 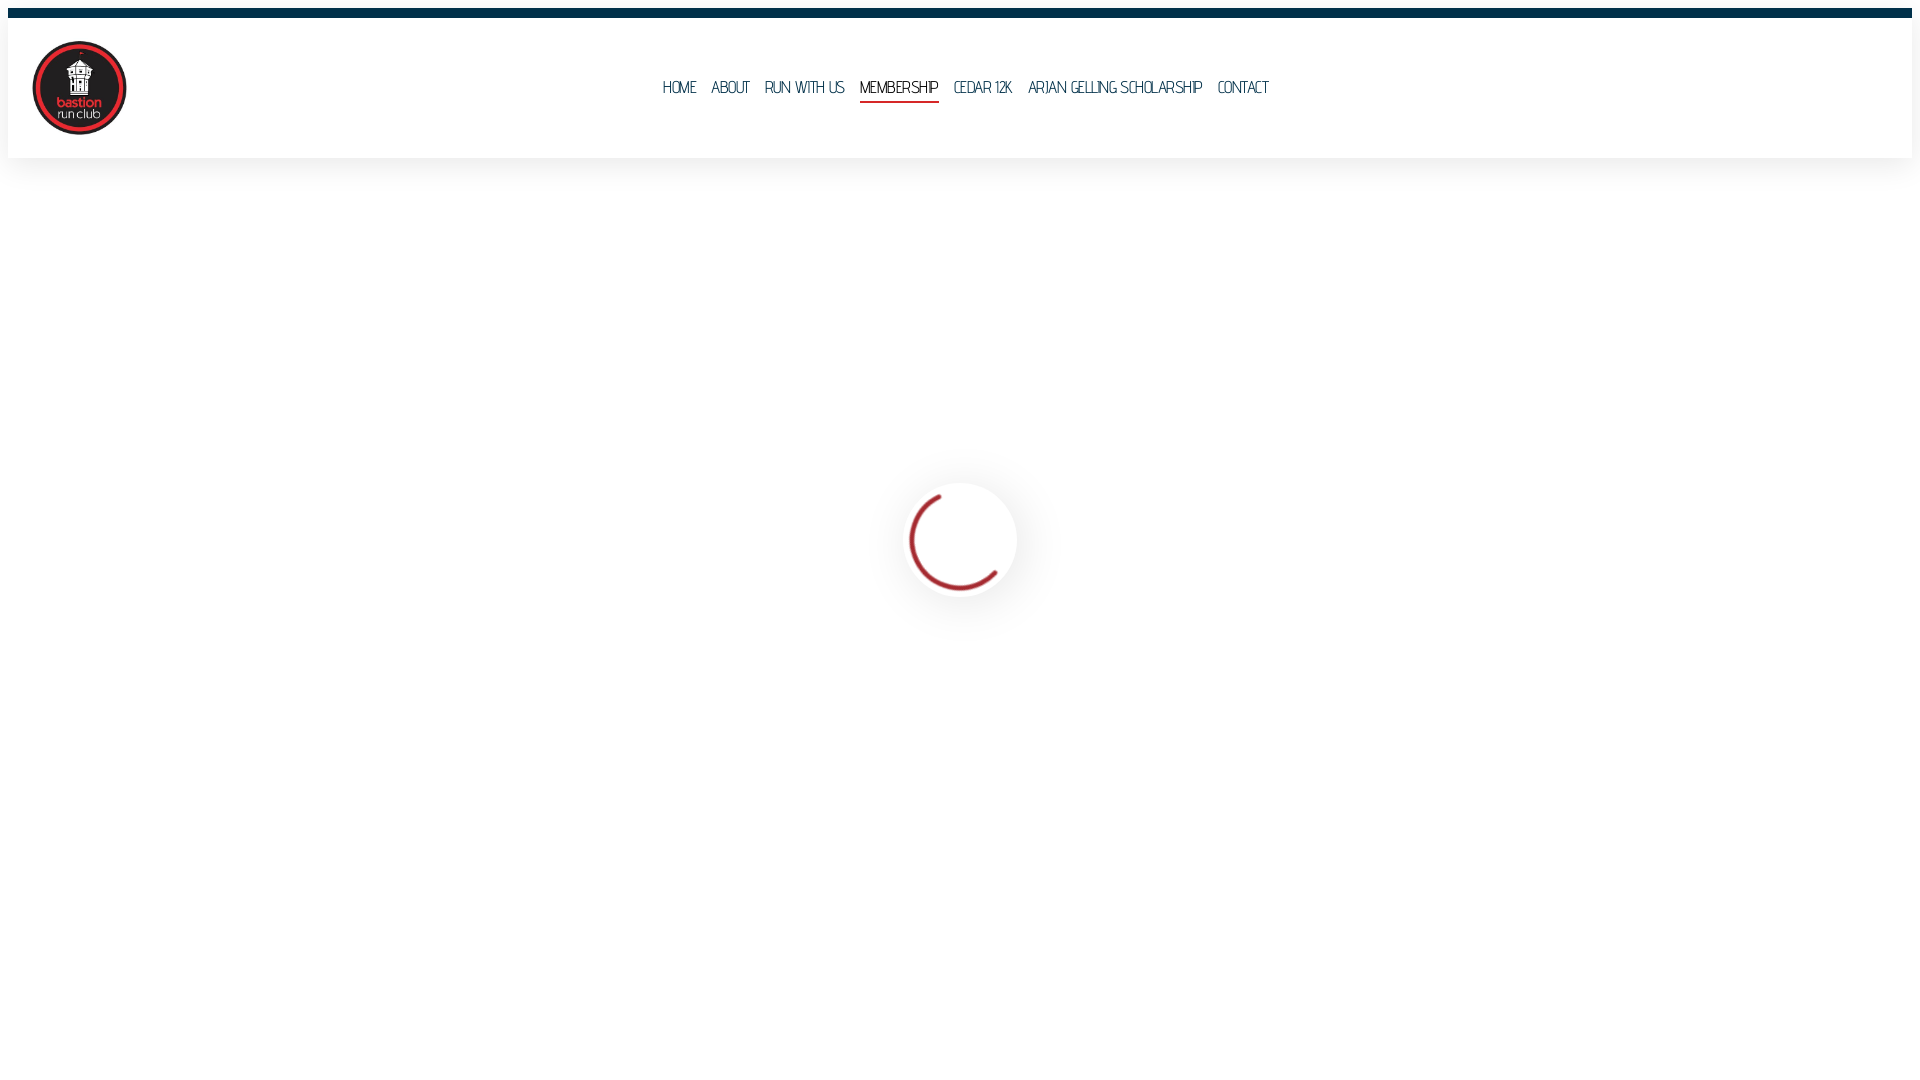 I want to click on 'HOME', so click(x=679, y=87).